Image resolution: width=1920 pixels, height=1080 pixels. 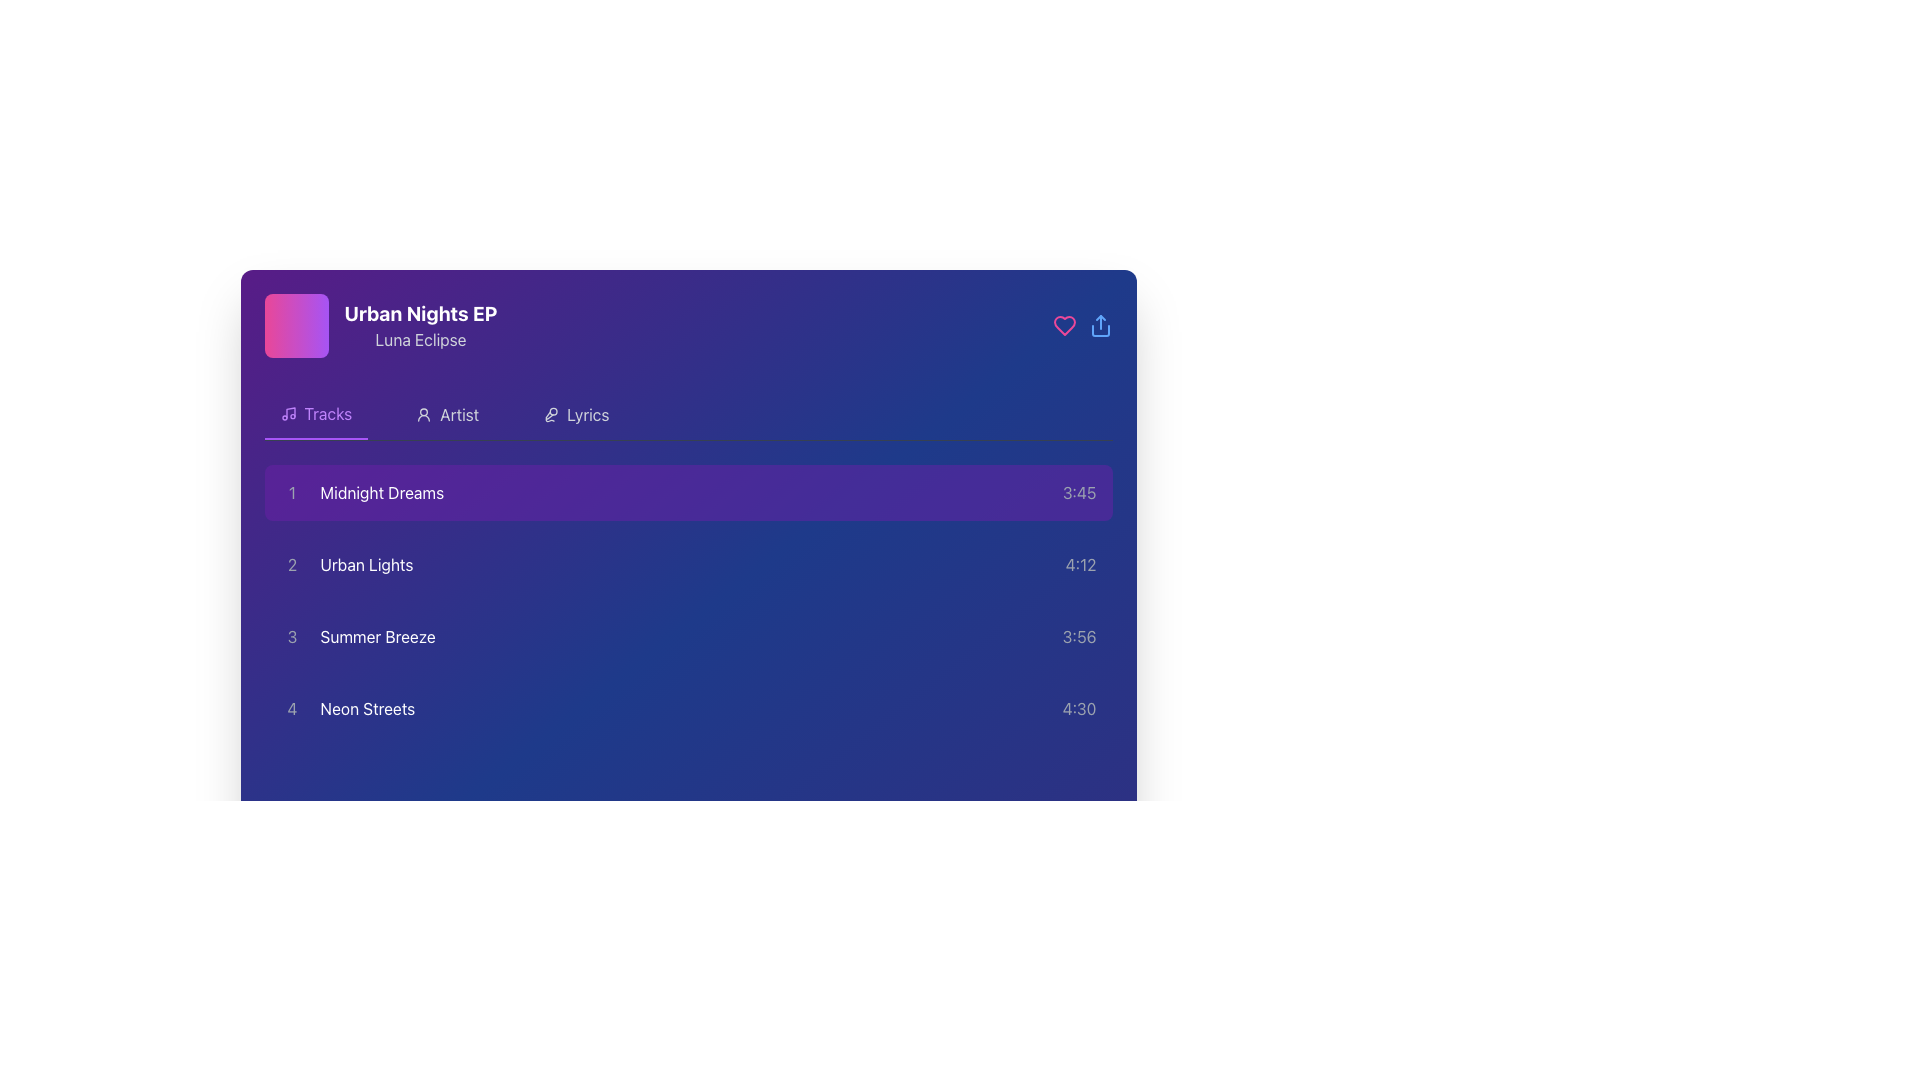 What do you see at coordinates (381, 325) in the screenshot?
I see `album title 'Urban Nights EP' and subtitle 'Luna Eclipse' from the information display block located in the top-left area of the music player interface` at bounding box center [381, 325].